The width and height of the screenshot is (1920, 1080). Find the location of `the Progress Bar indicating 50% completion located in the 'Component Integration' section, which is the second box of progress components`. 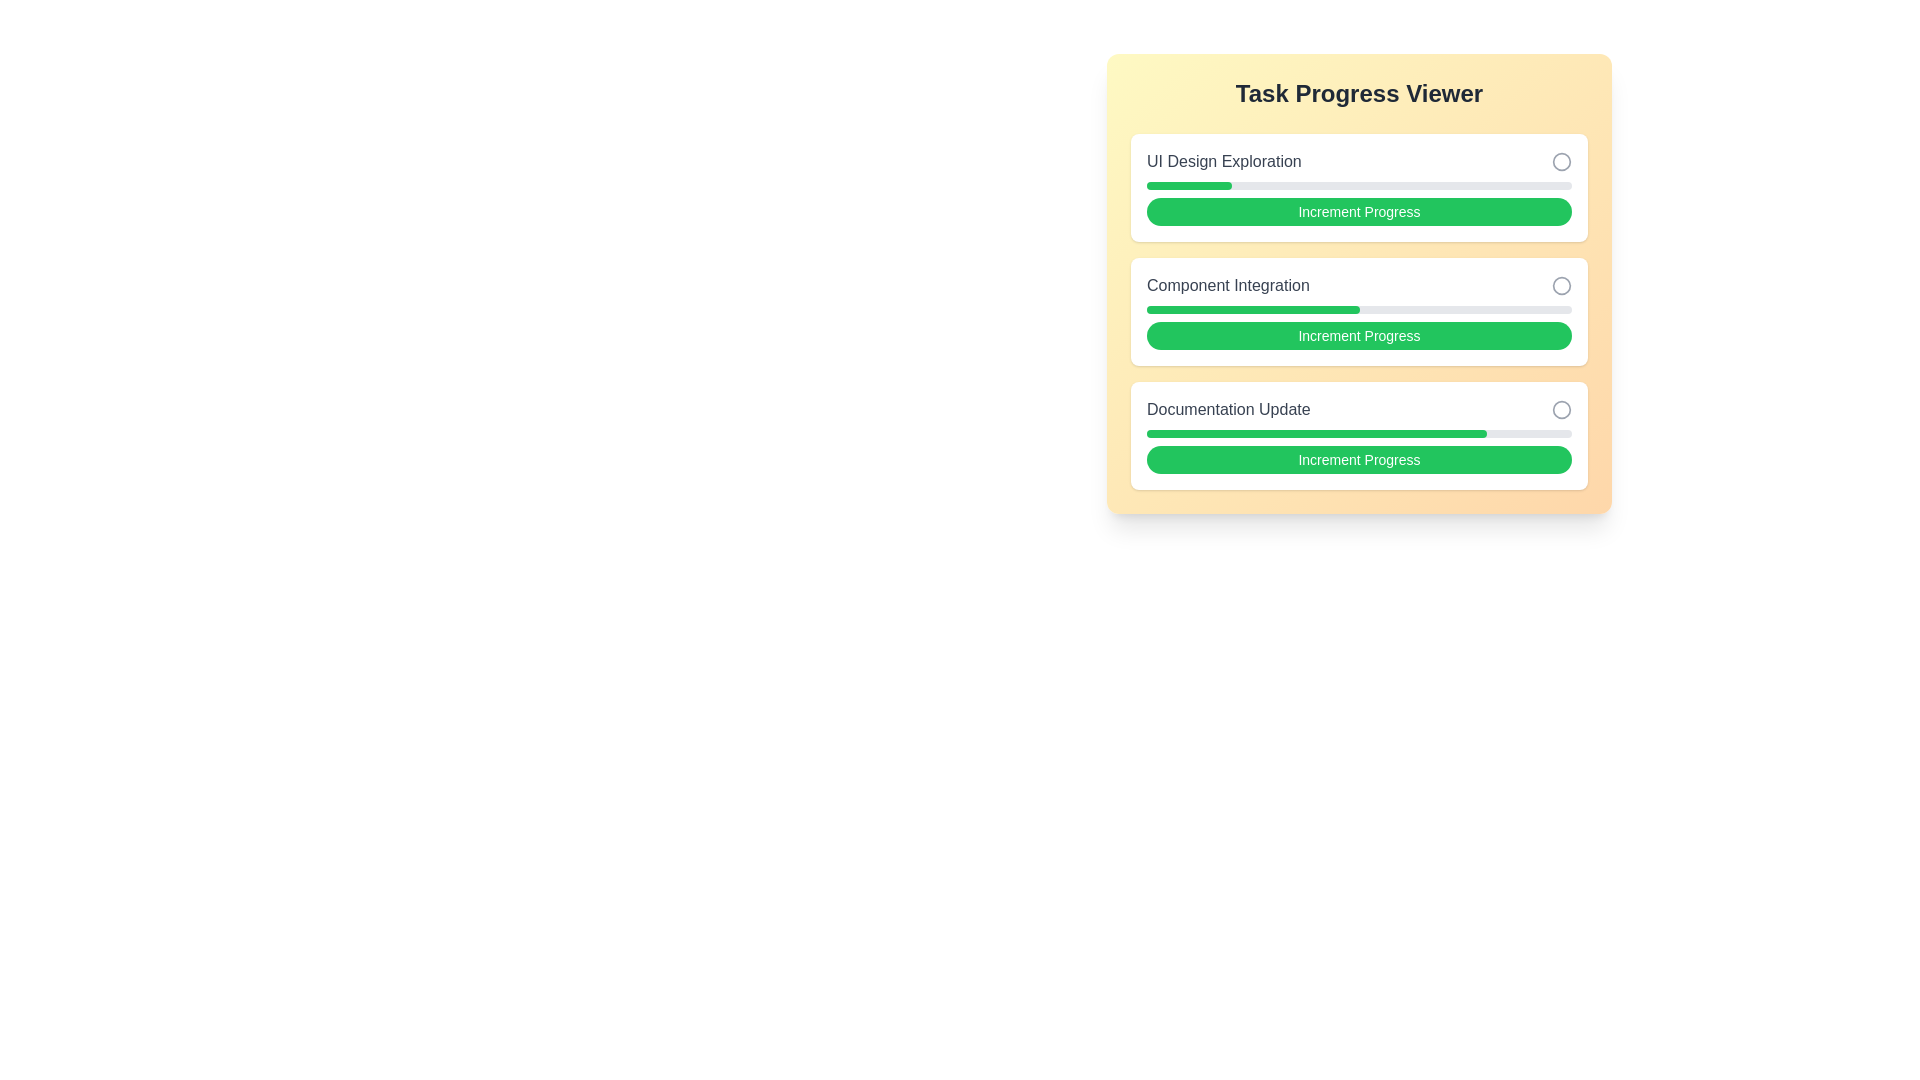

the Progress Bar indicating 50% completion located in the 'Component Integration' section, which is the second box of progress components is located at coordinates (1359, 309).